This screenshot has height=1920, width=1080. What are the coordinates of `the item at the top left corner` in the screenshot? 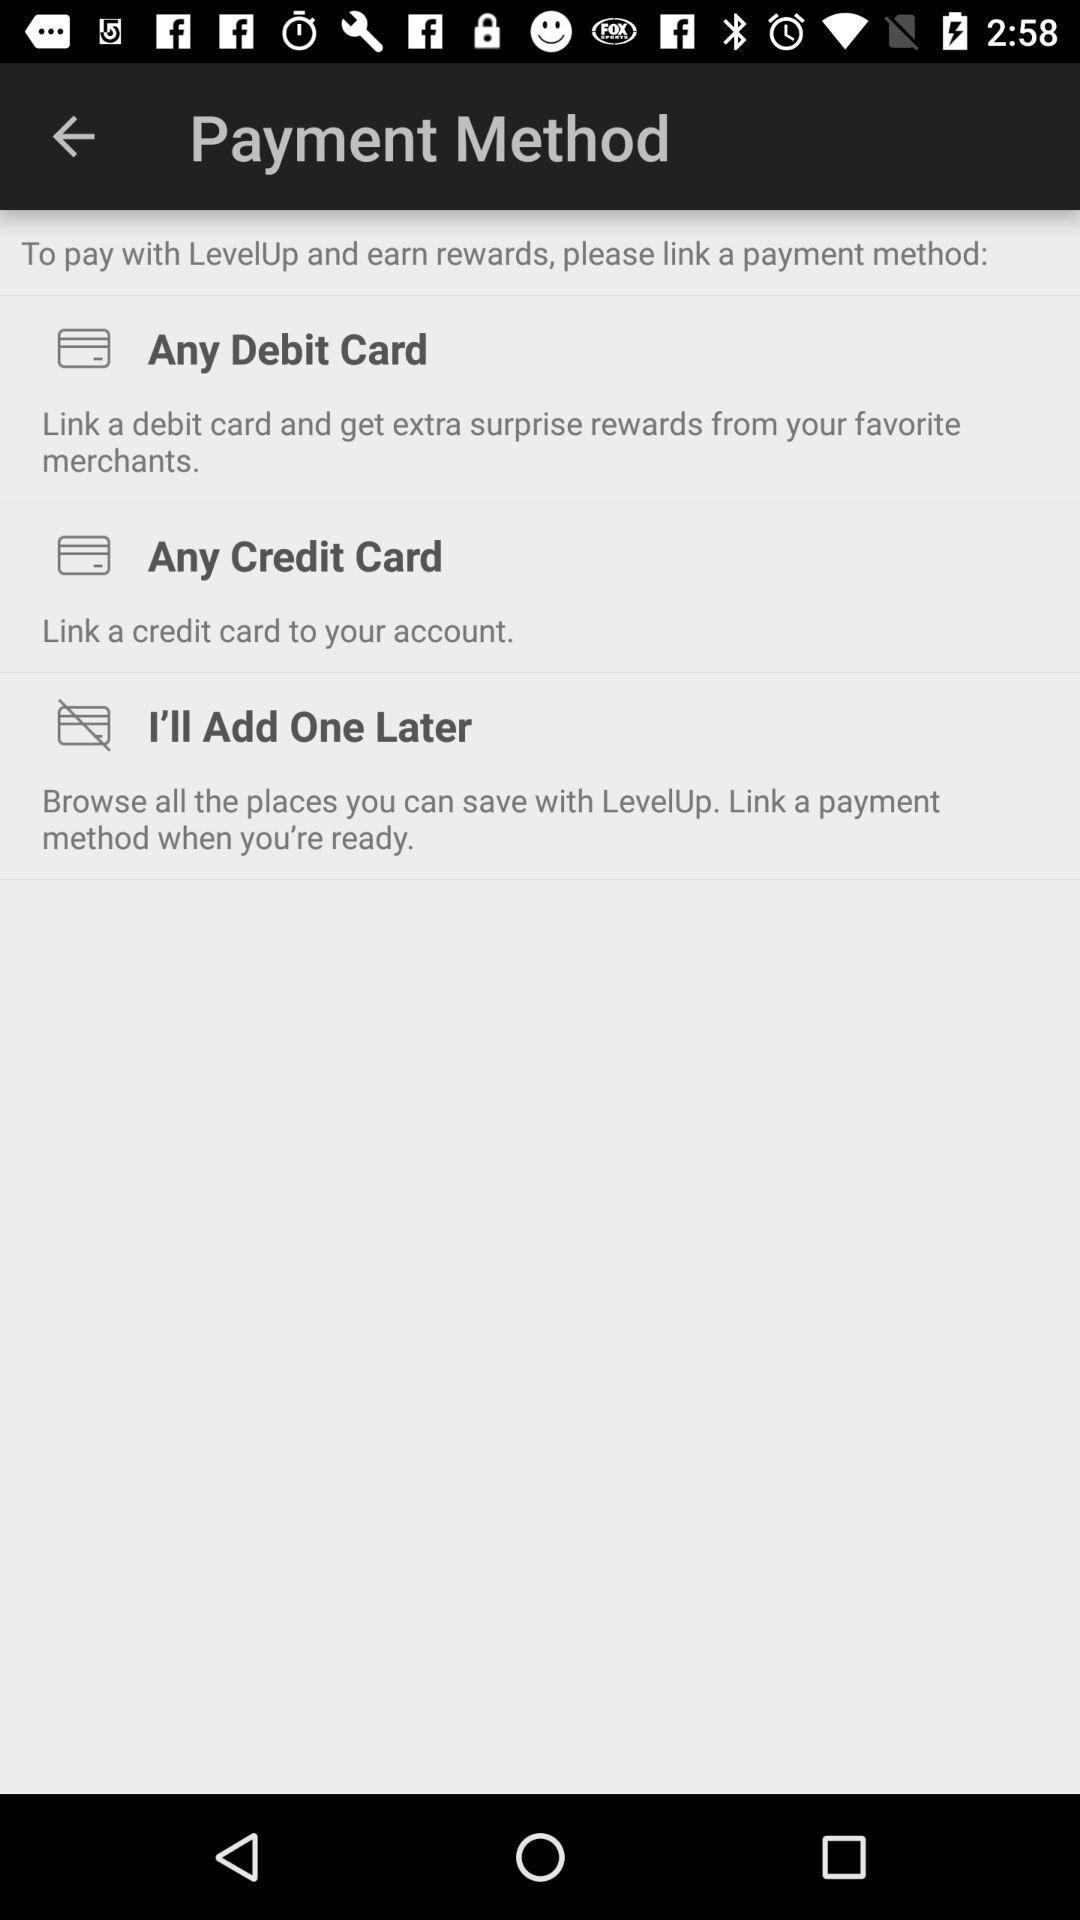 It's located at (72, 135).